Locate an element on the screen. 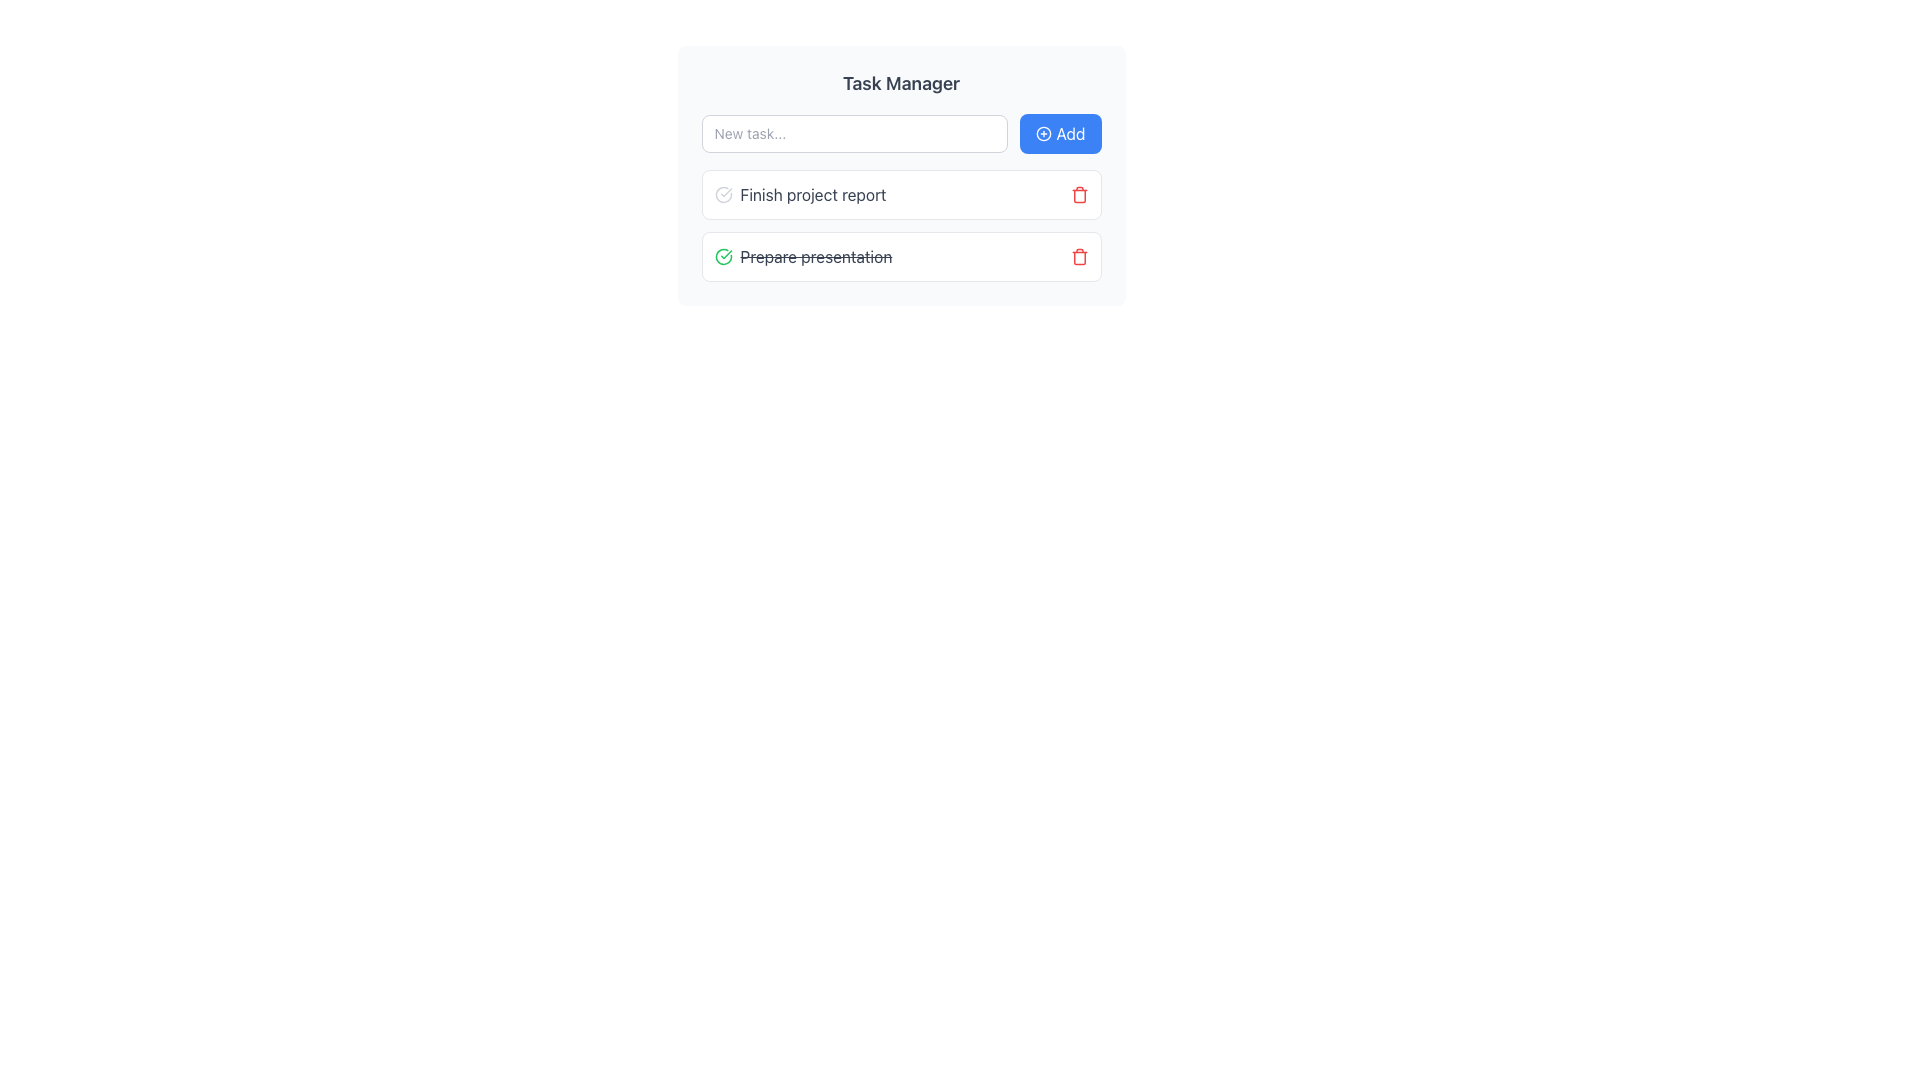  the delete button located to the far right of the task item labeled 'Prepare presentation' is located at coordinates (1078, 256).